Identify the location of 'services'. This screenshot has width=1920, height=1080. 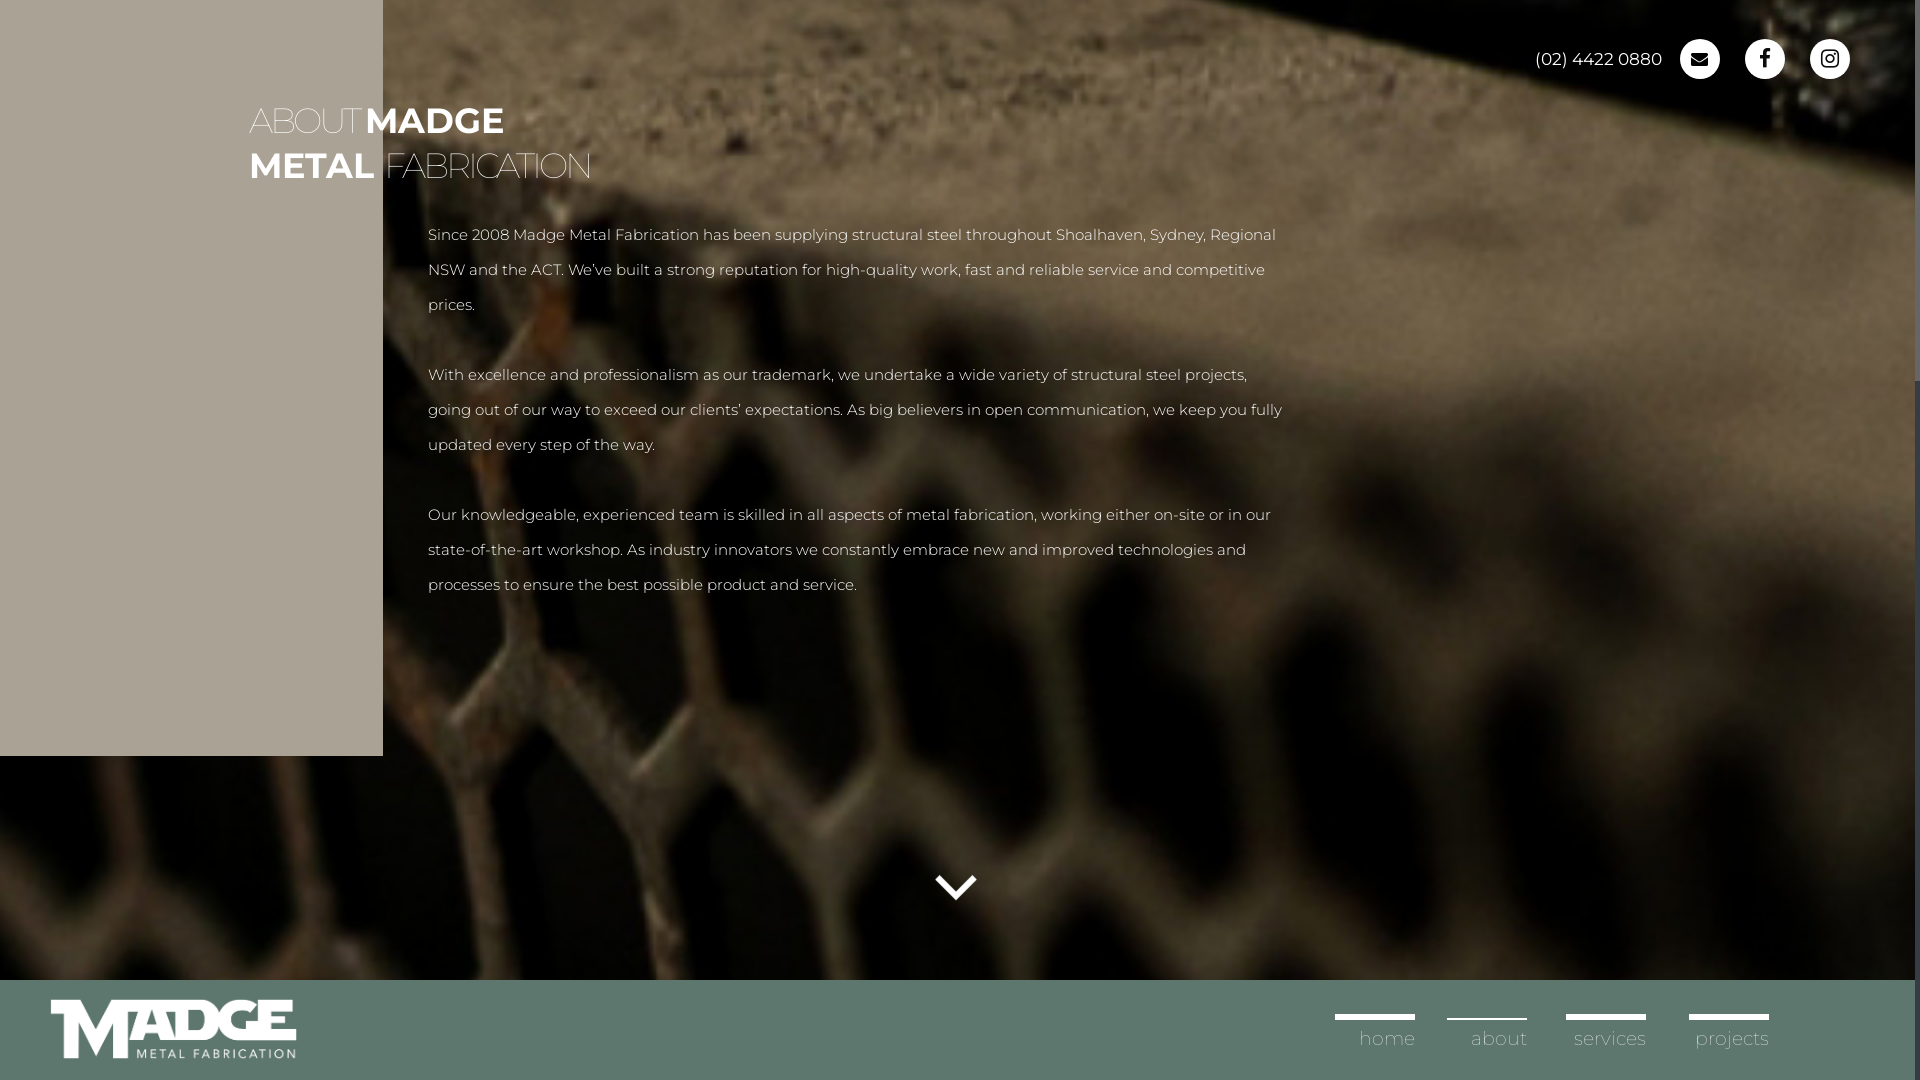
(1573, 1037).